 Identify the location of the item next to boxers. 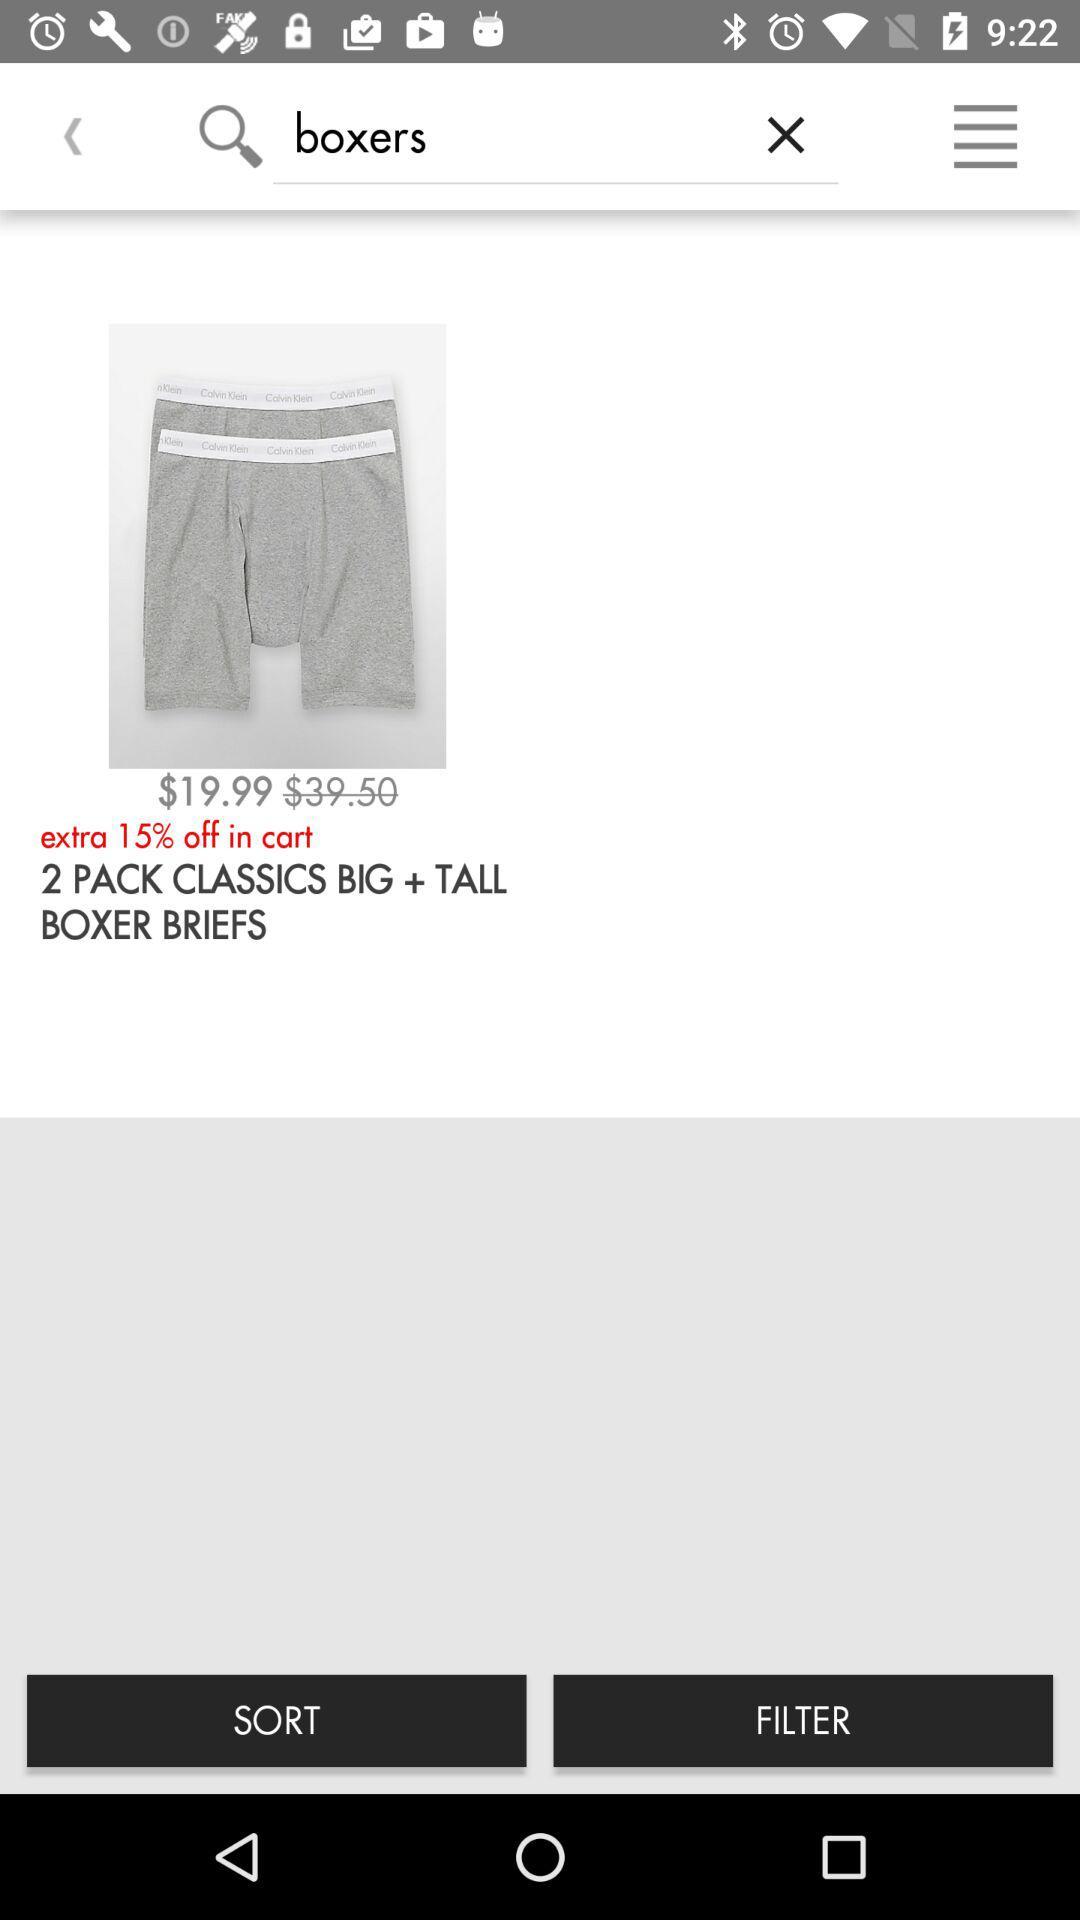
(785, 133).